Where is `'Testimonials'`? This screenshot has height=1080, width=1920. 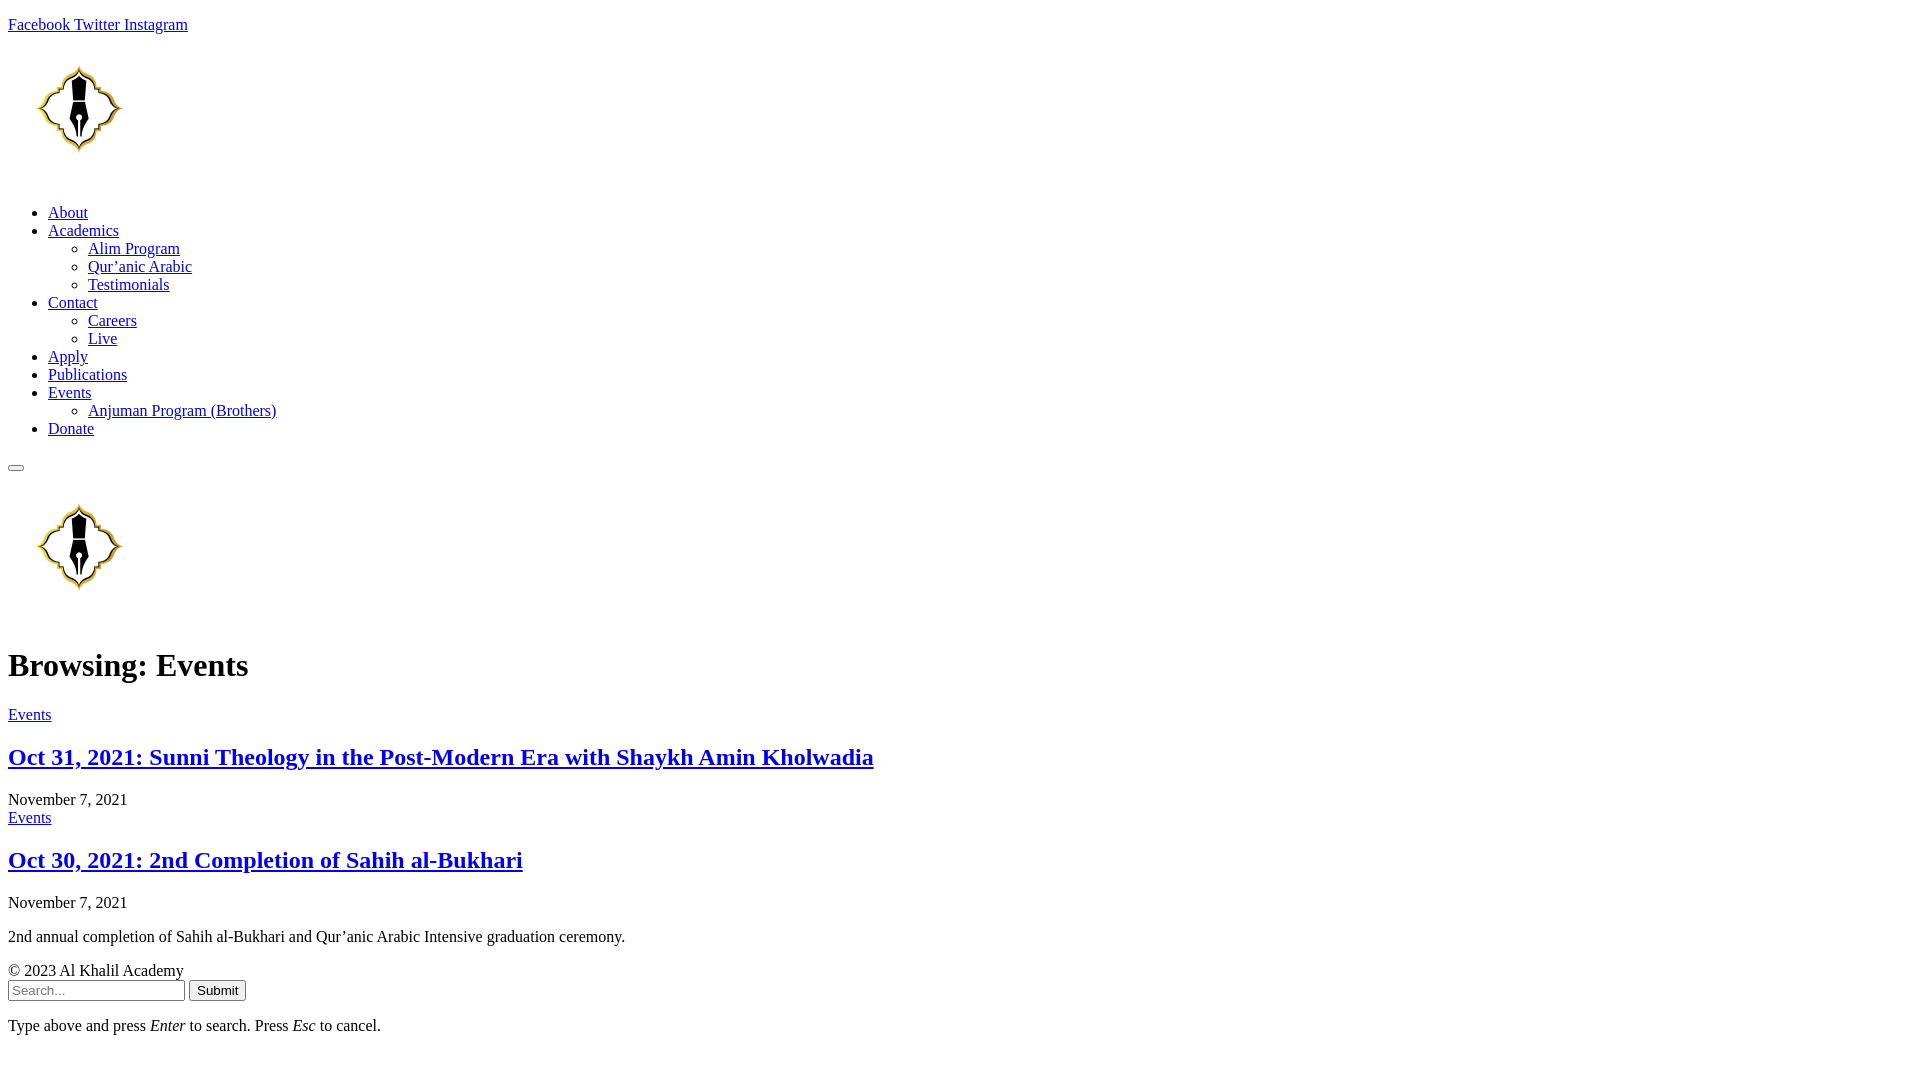
'Testimonials' is located at coordinates (86, 284).